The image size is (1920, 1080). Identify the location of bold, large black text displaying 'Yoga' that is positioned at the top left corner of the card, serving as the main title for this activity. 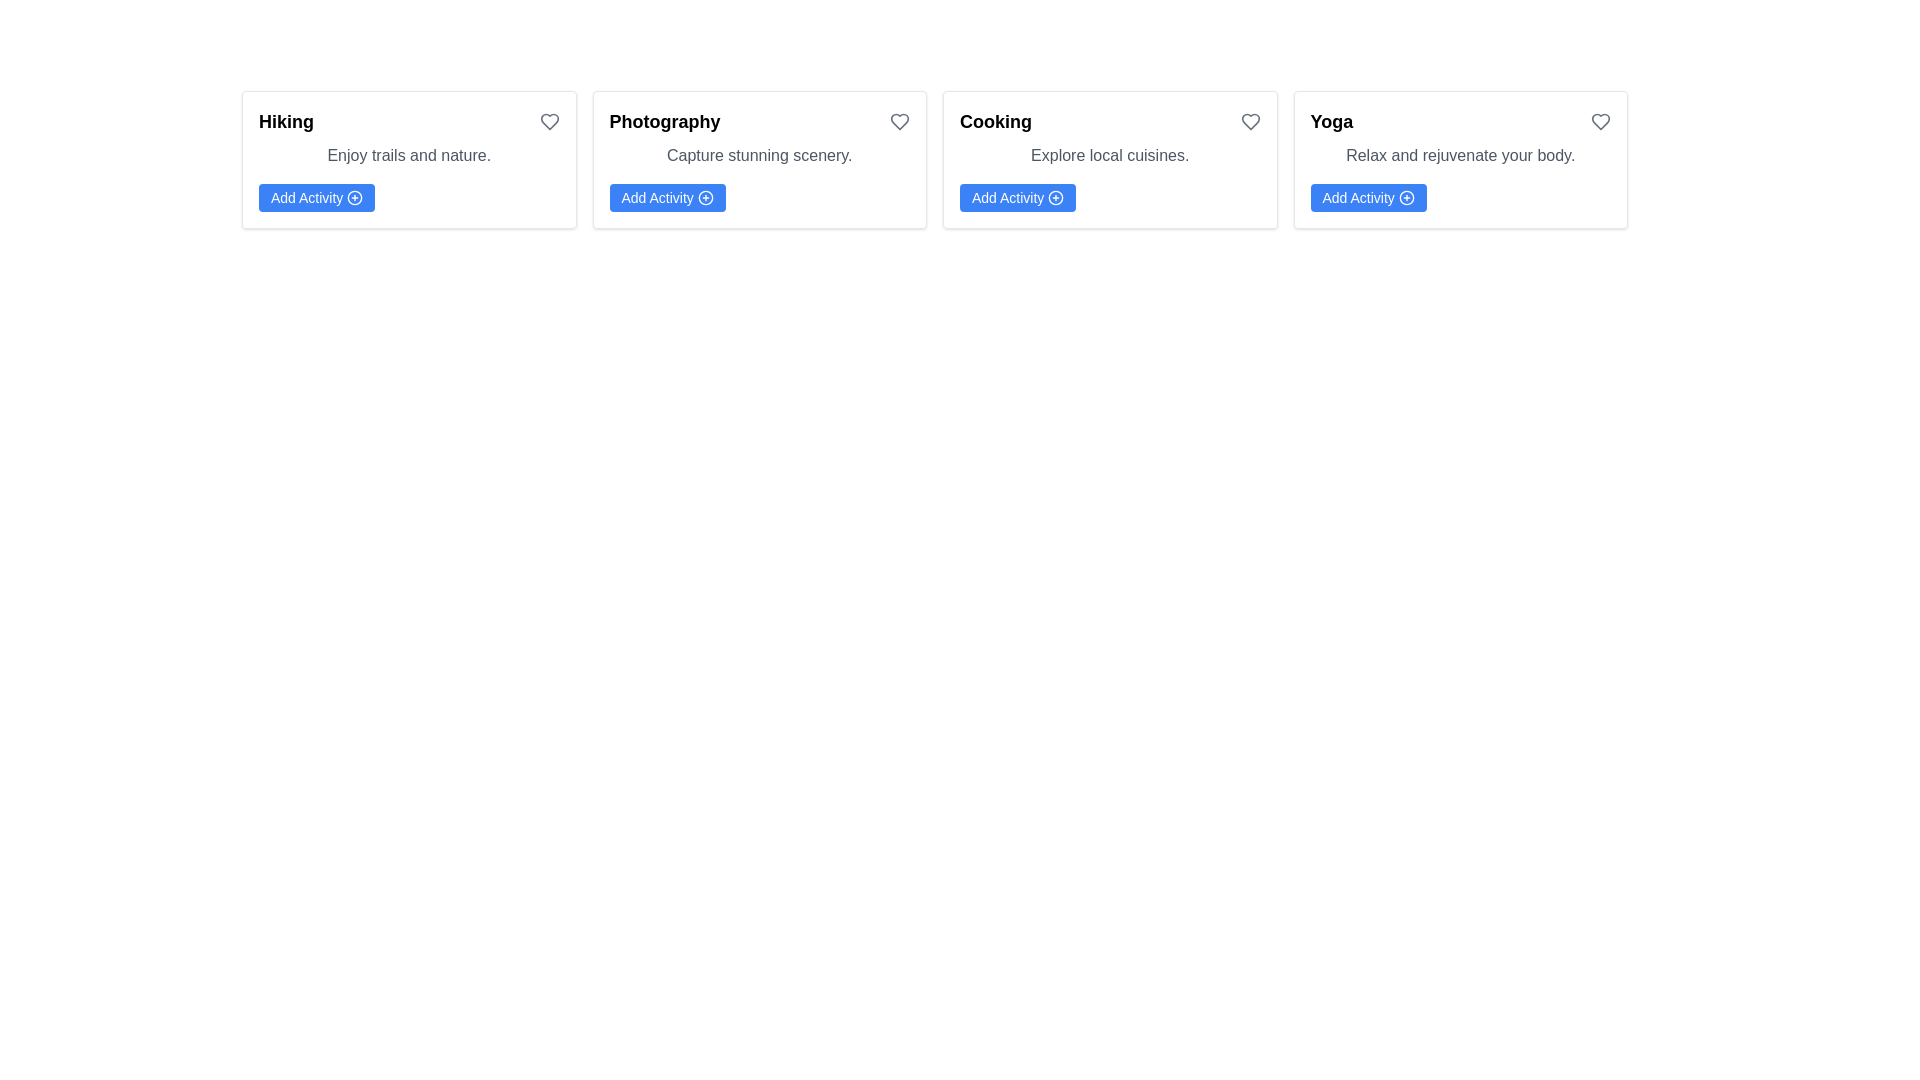
(1331, 122).